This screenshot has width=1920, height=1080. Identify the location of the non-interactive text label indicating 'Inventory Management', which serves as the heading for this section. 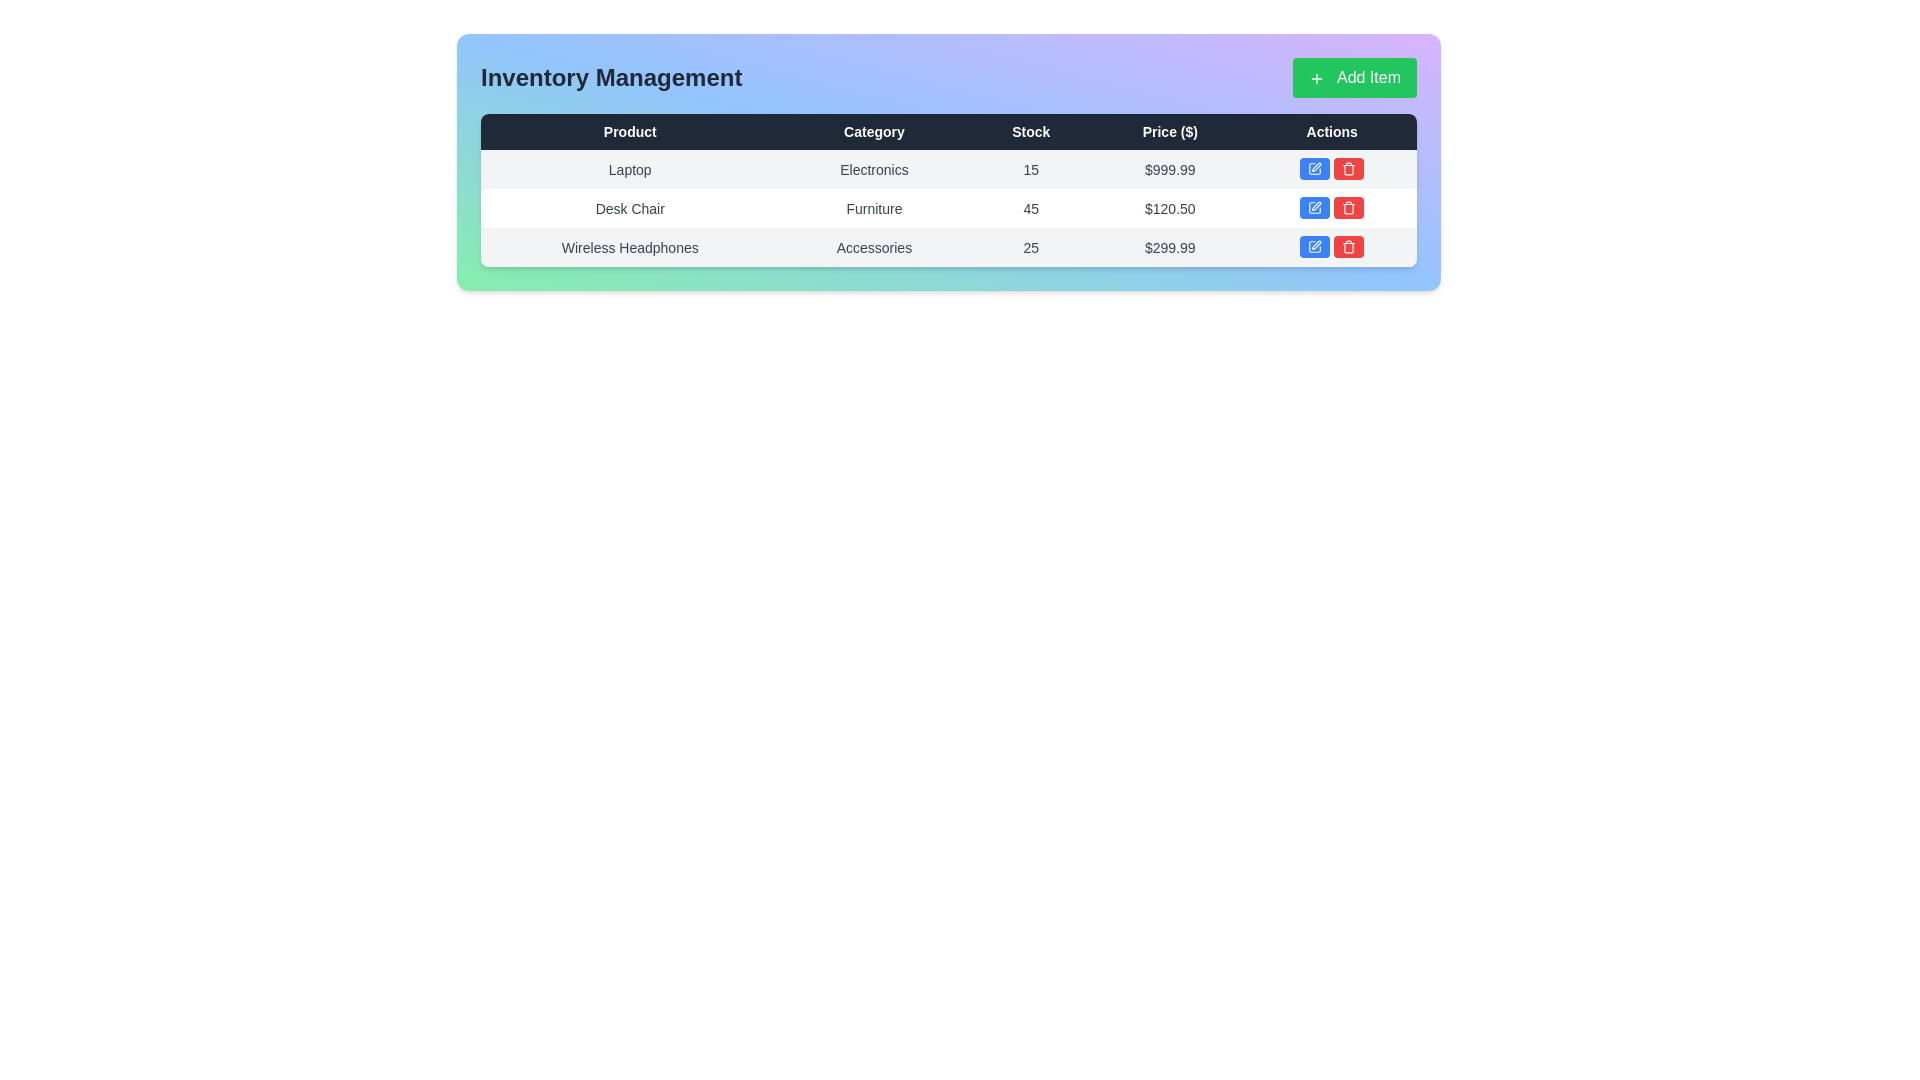
(610, 76).